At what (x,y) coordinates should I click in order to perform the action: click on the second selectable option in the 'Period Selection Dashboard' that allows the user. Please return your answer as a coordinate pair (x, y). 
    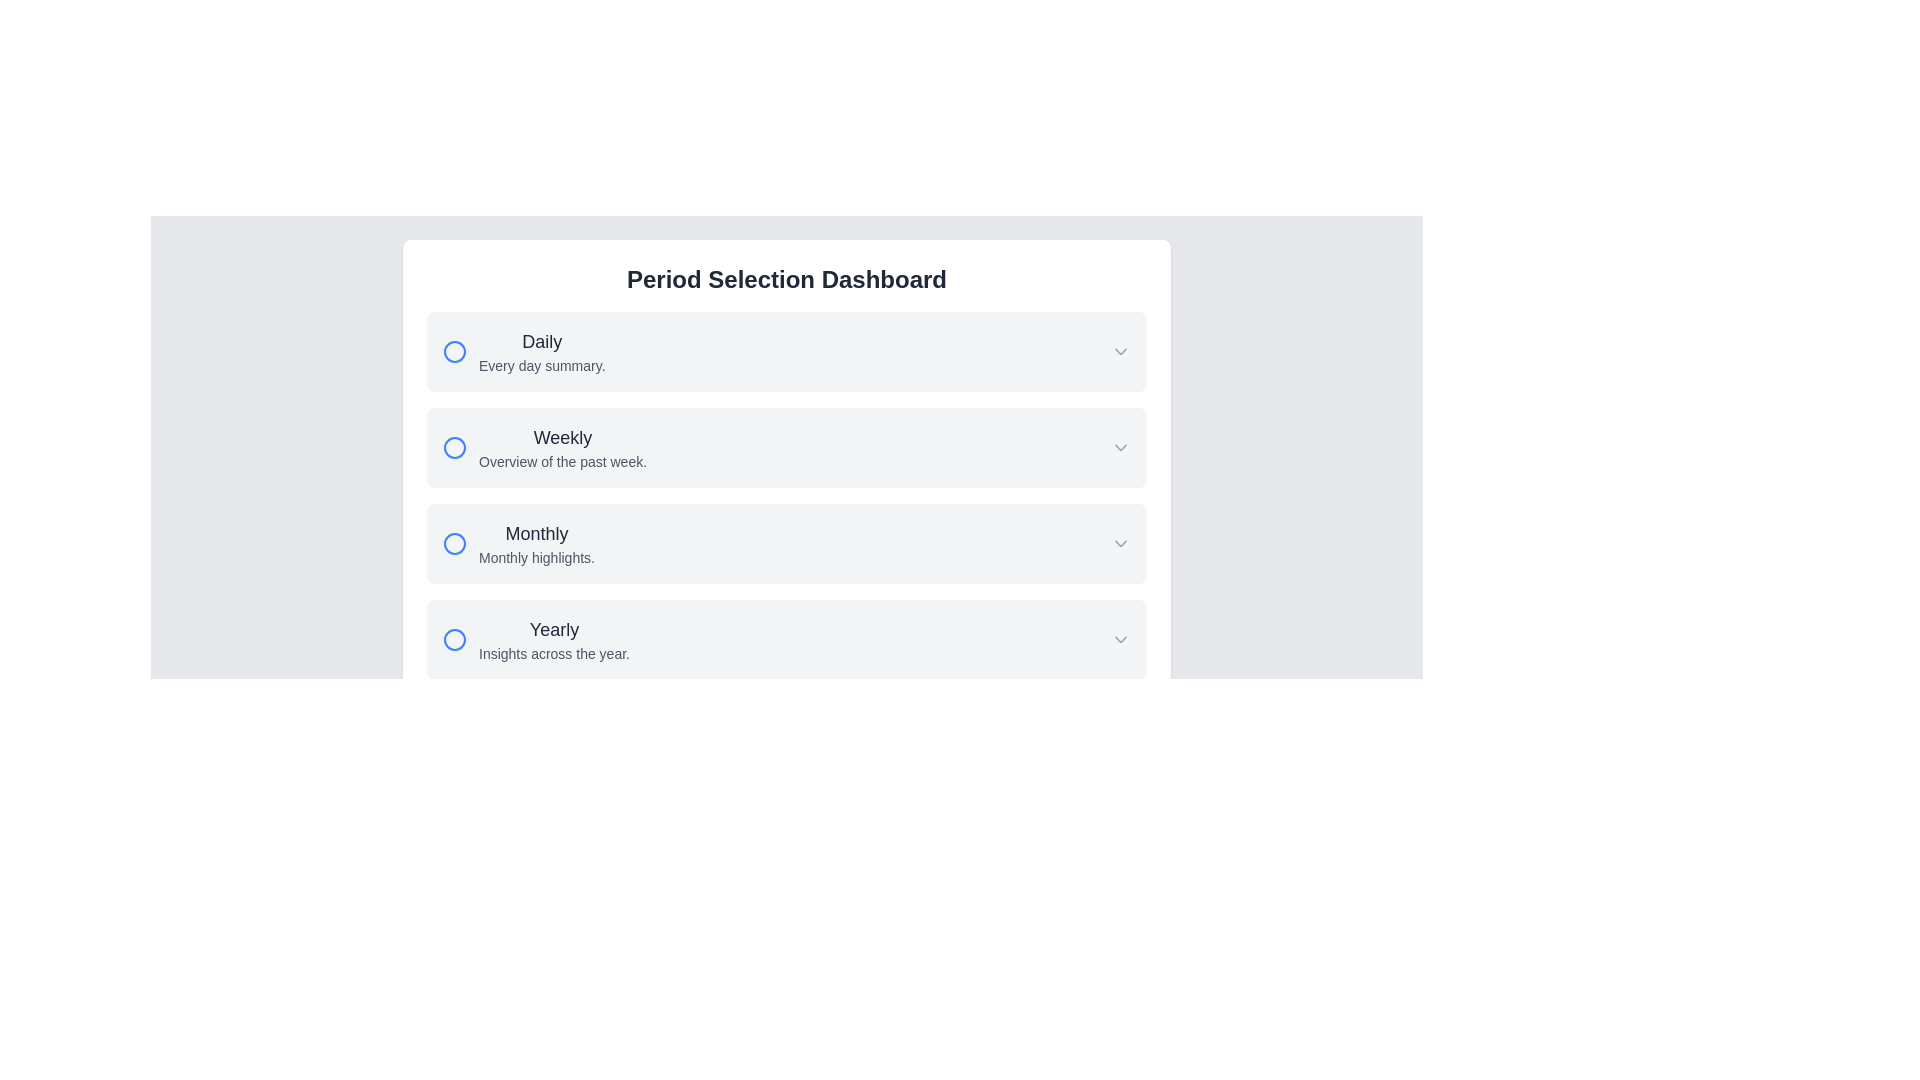
    Looking at the image, I should click on (786, 471).